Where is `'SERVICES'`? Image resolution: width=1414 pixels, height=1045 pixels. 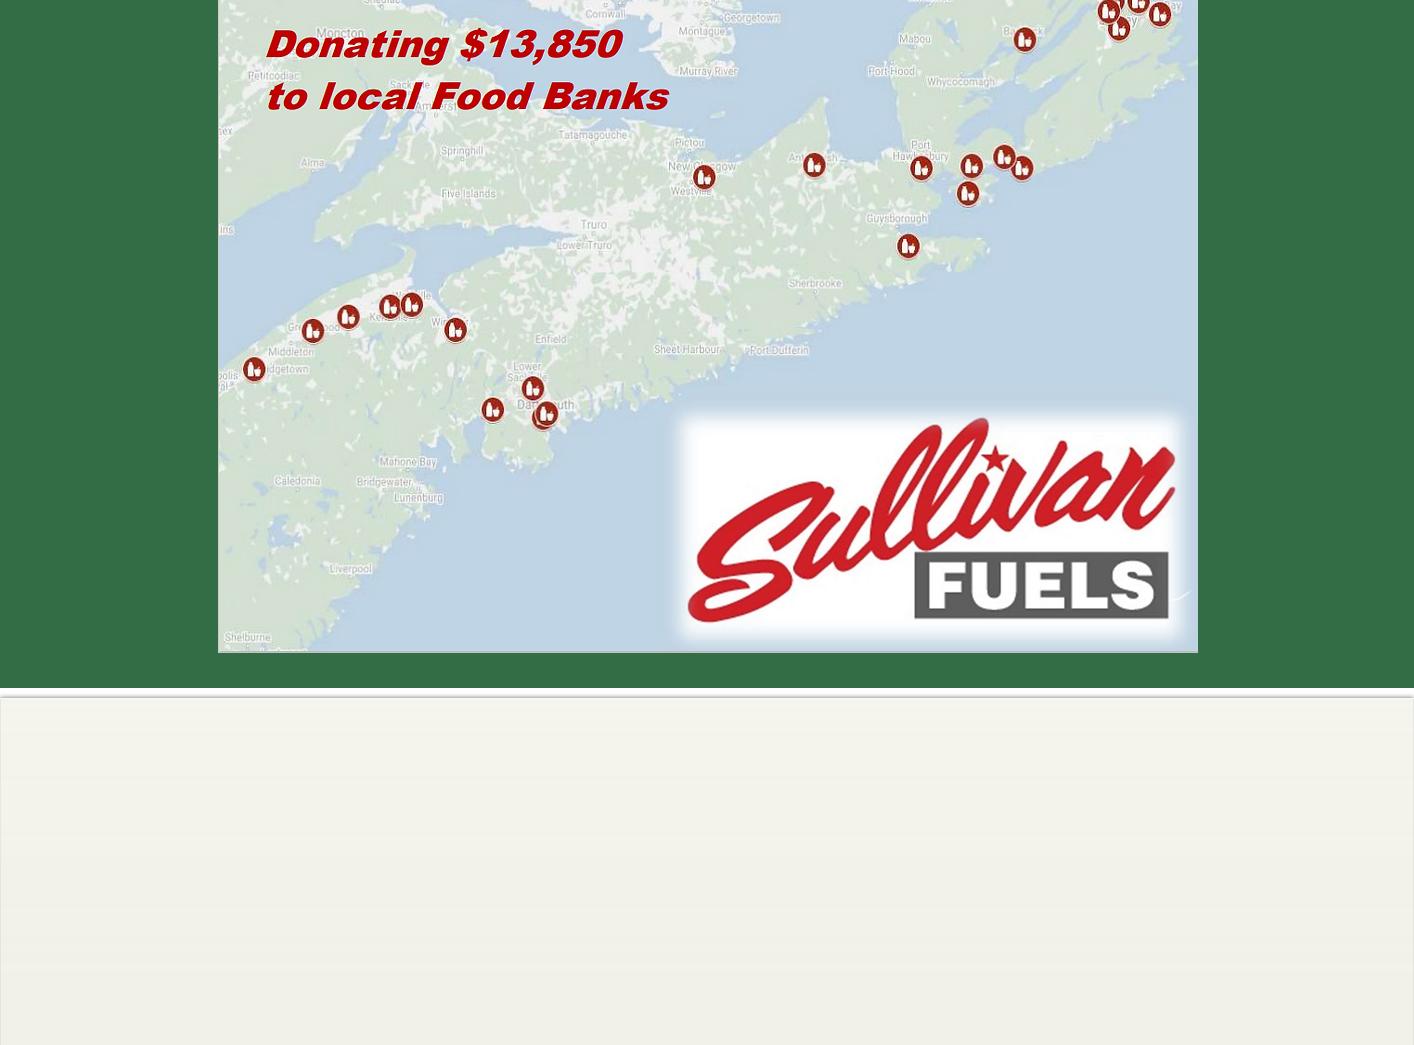
'SERVICES' is located at coordinates (261, 772).